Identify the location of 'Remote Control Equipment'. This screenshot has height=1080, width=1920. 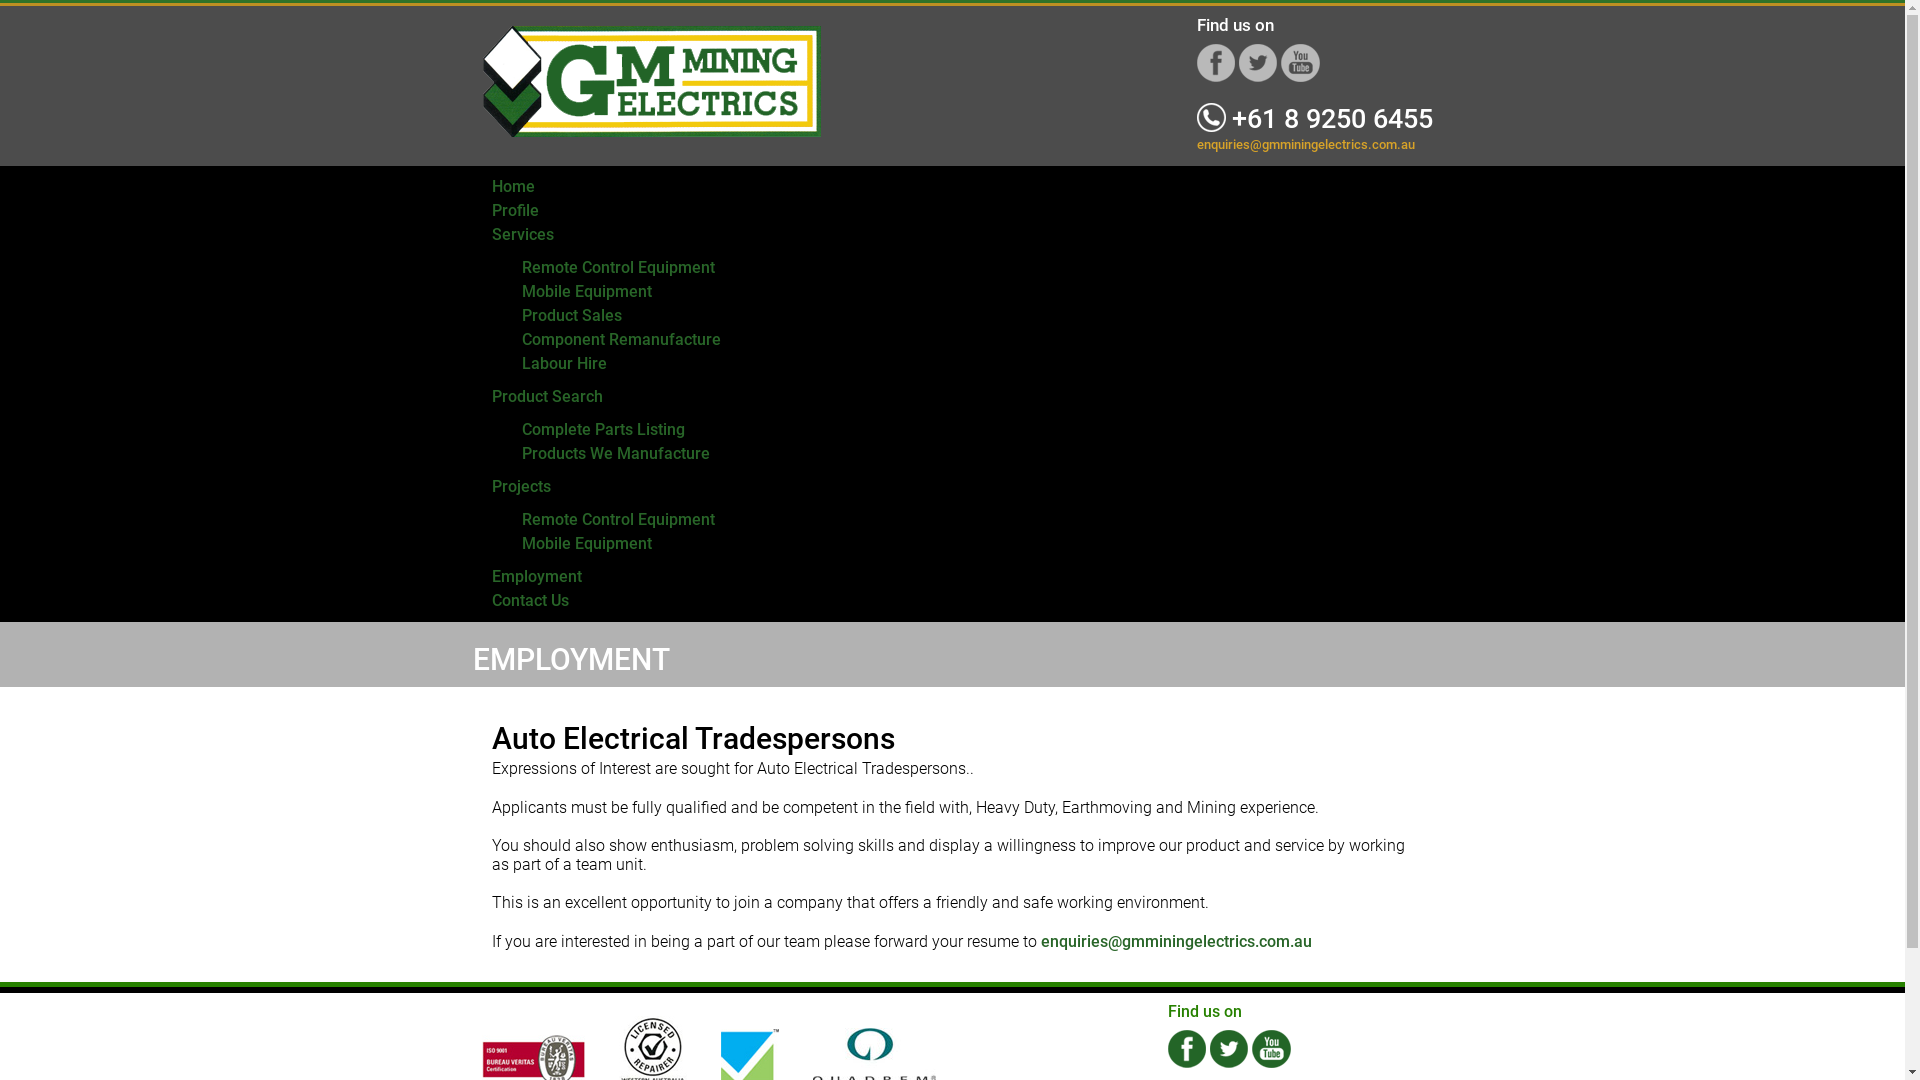
(617, 266).